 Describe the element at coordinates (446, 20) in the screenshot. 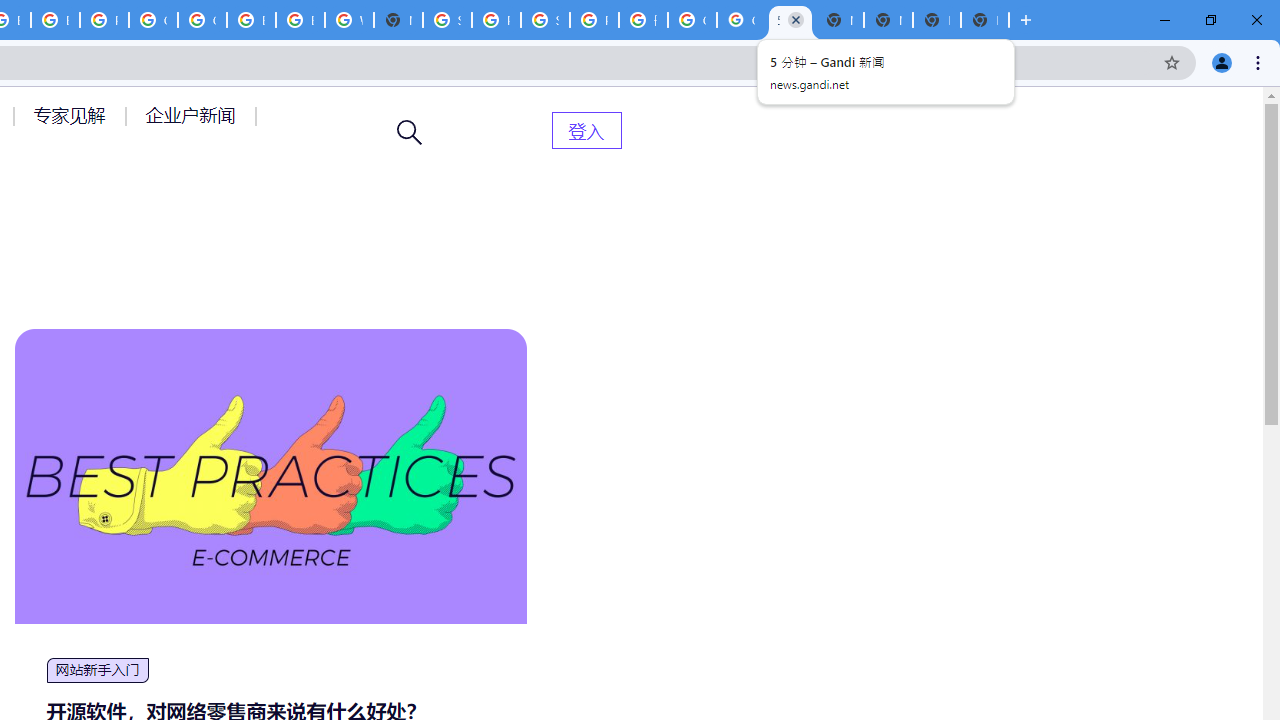

I see `'Sign in - Google Accounts'` at that location.